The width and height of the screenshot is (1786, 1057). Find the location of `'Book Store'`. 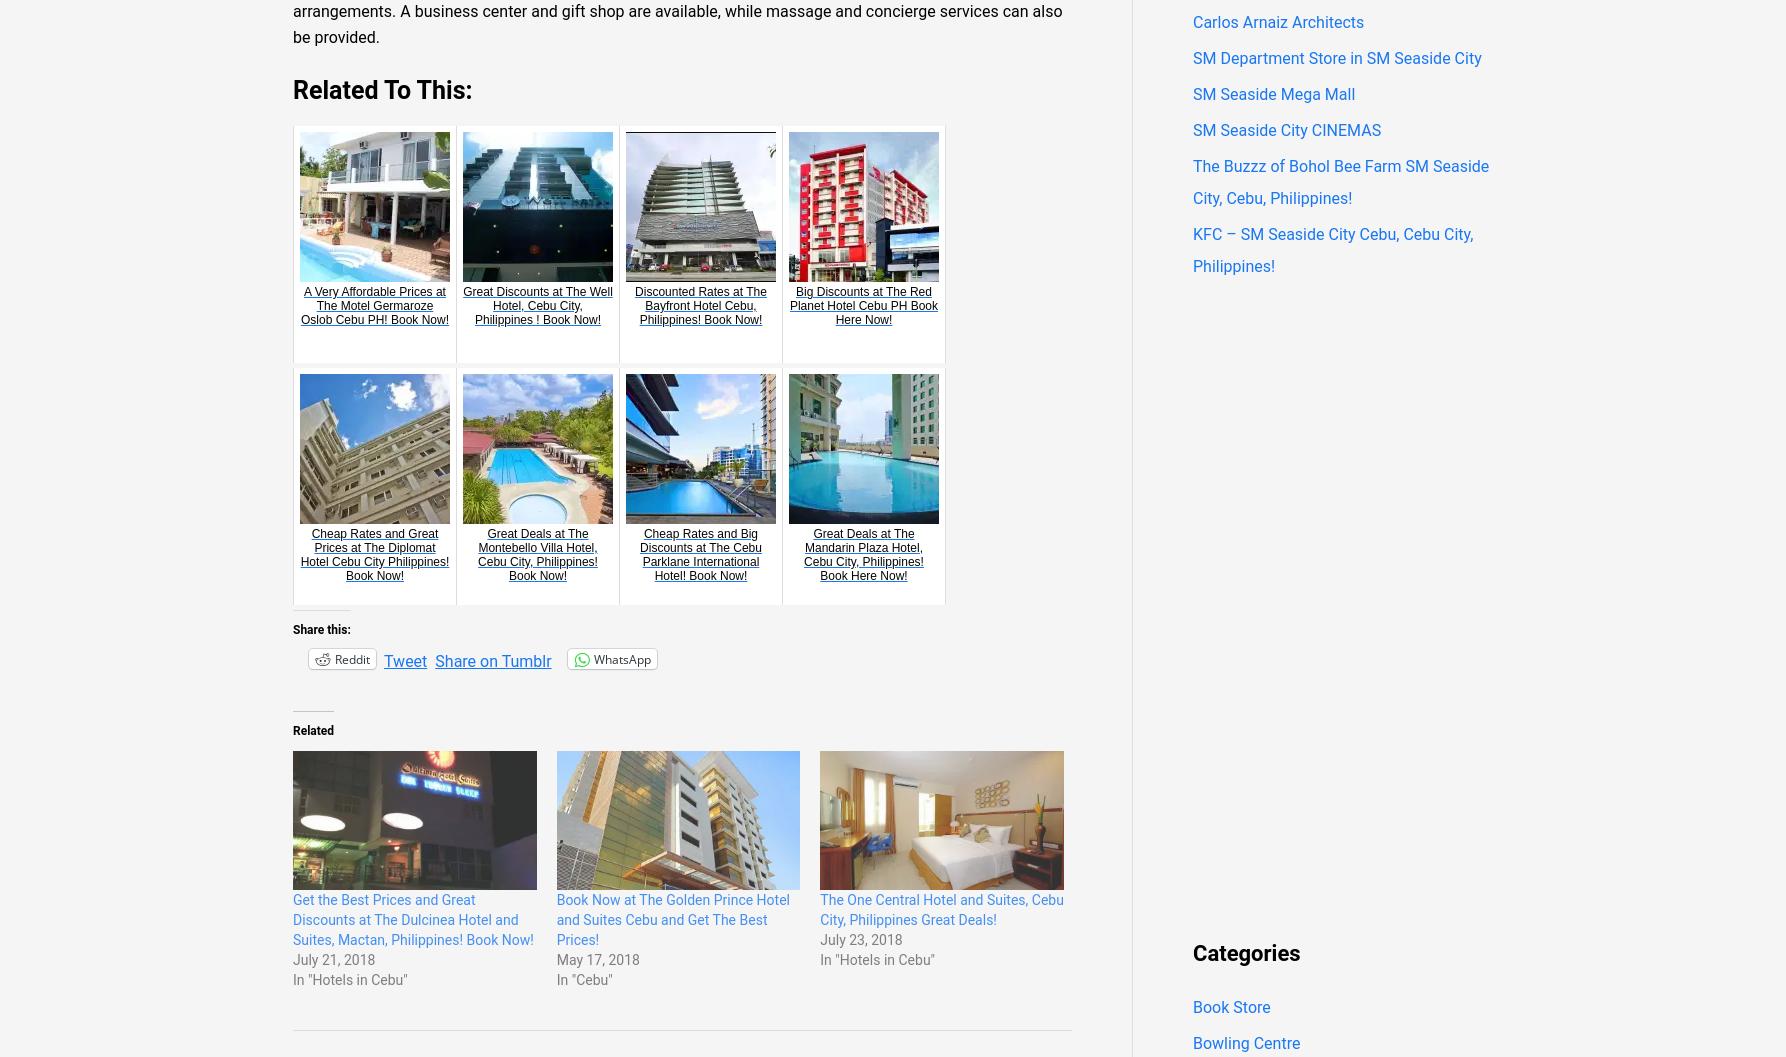

'Book Store' is located at coordinates (1231, 1006).